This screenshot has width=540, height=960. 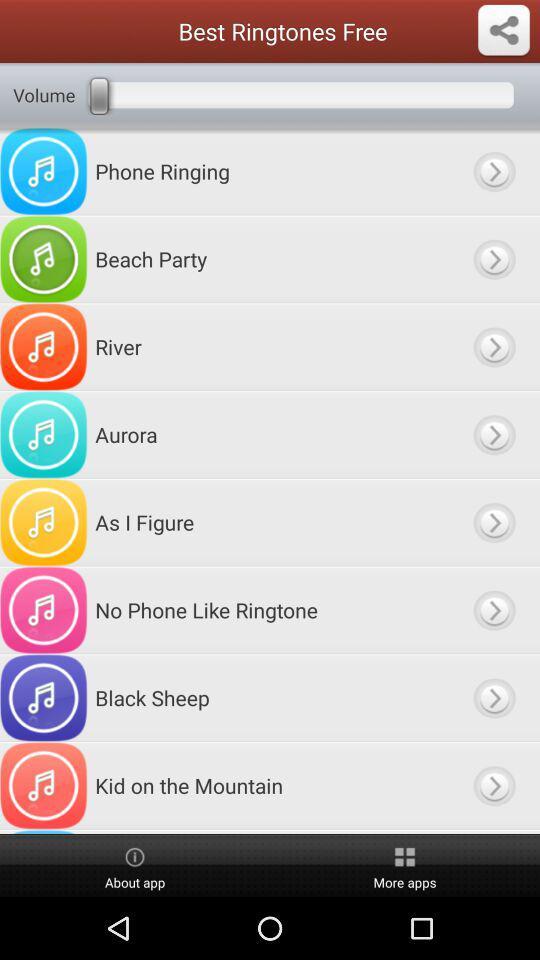 I want to click on the button the right next to the river button on the web page, so click(x=492, y=347).